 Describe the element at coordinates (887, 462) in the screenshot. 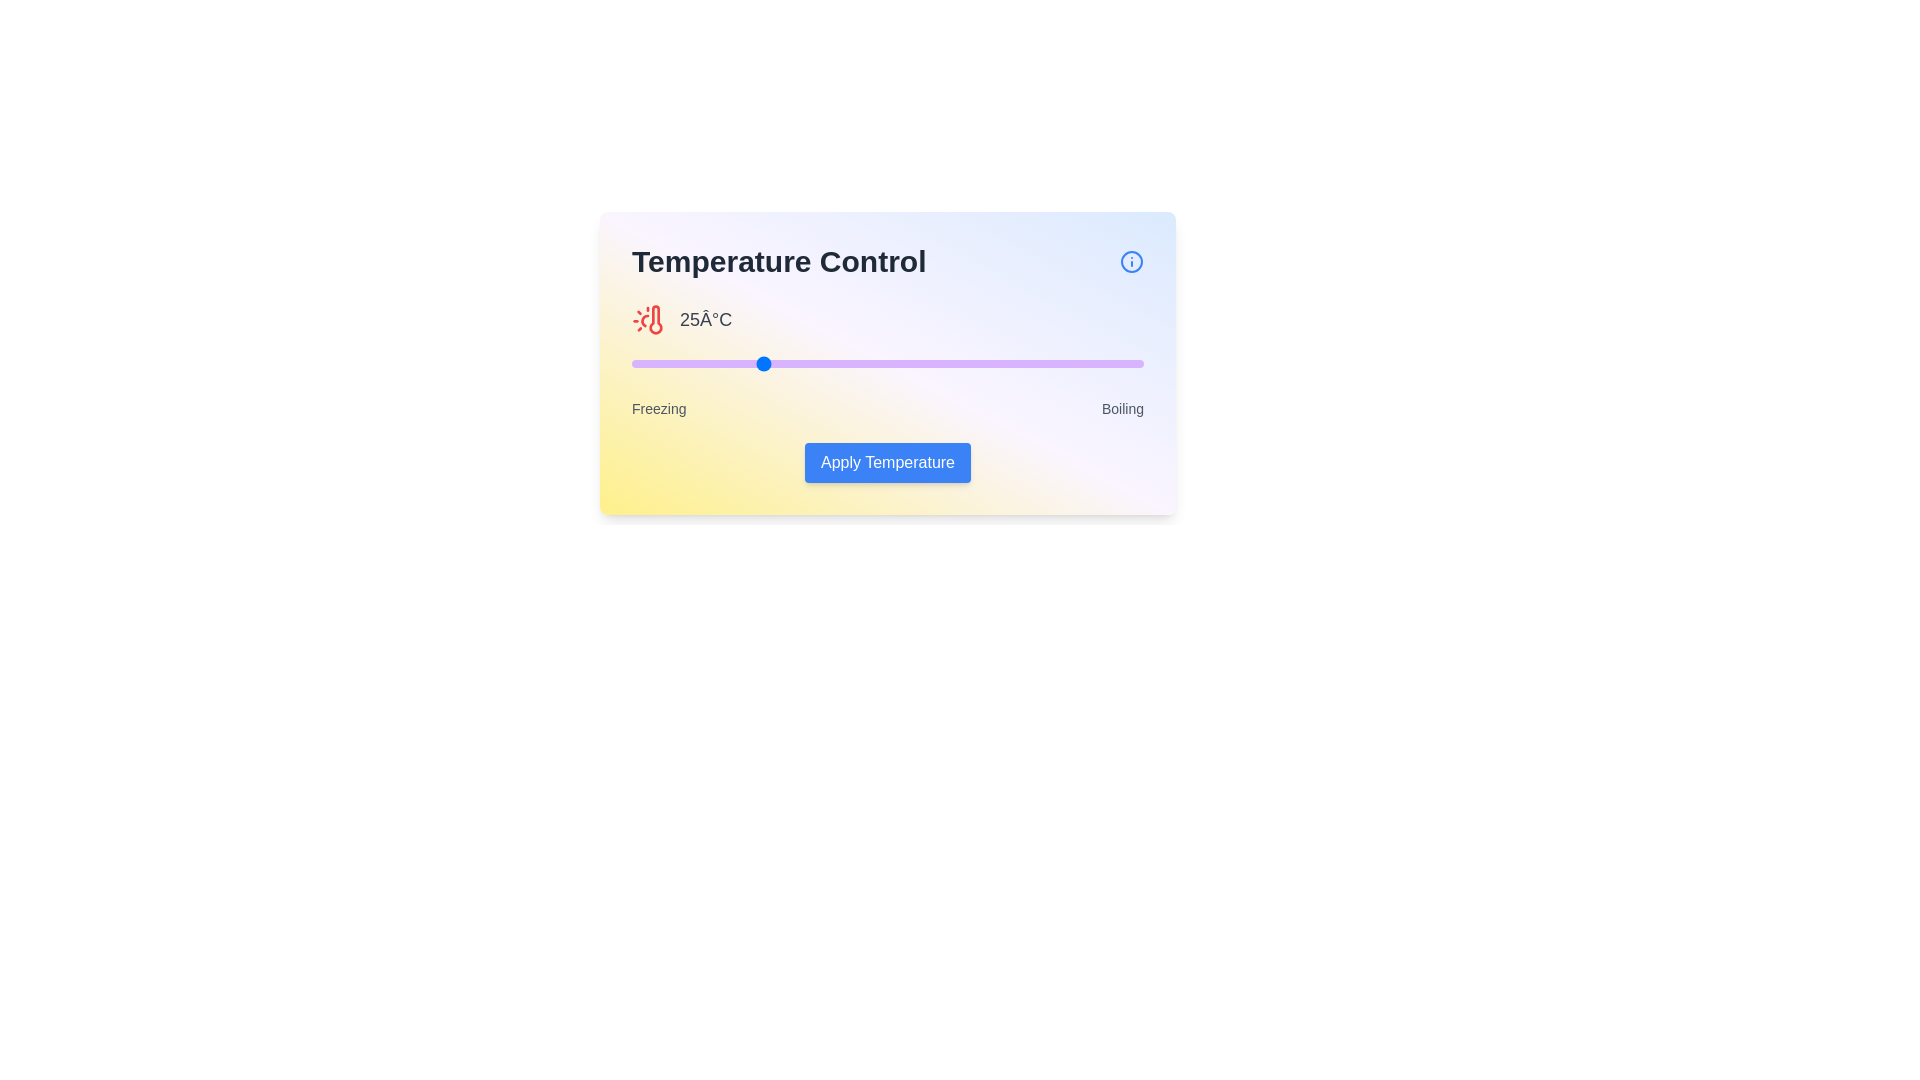

I see `'Apply Temperature' button to apply the selected temperature` at that location.